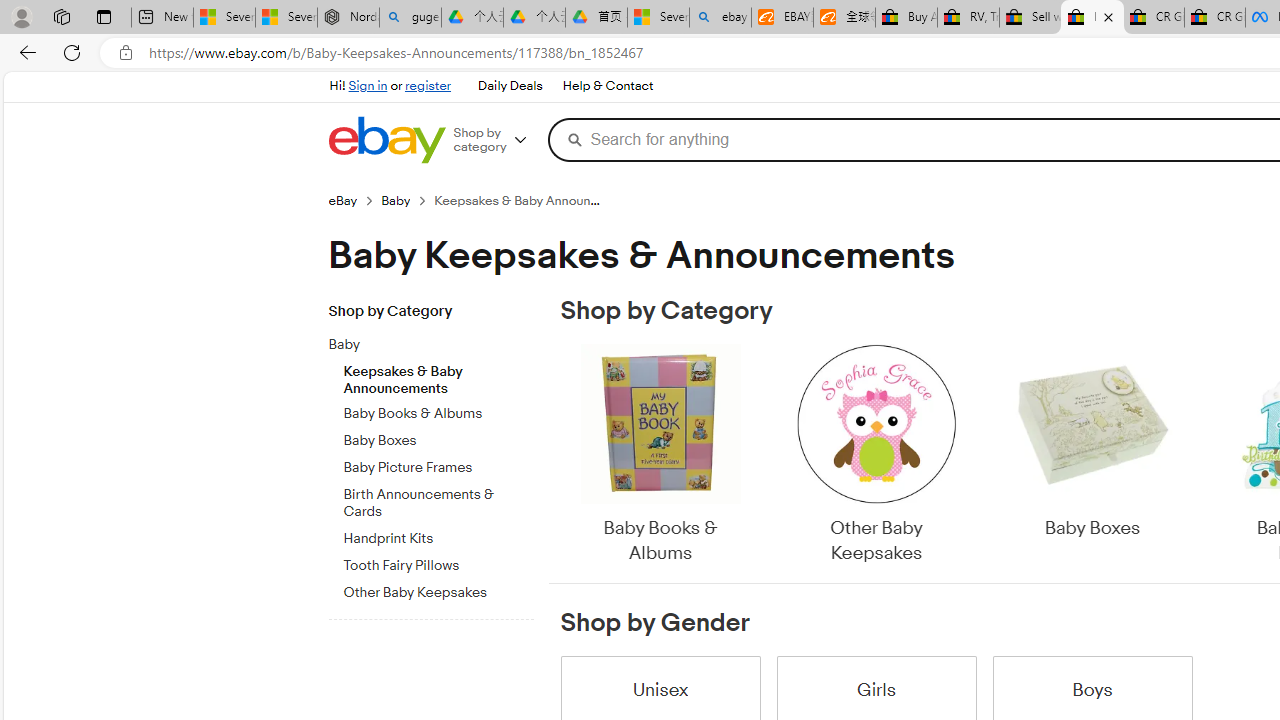 This screenshot has width=1280, height=720. I want to click on 'Buy Auto Parts & Accessories | eBay', so click(905, 17).